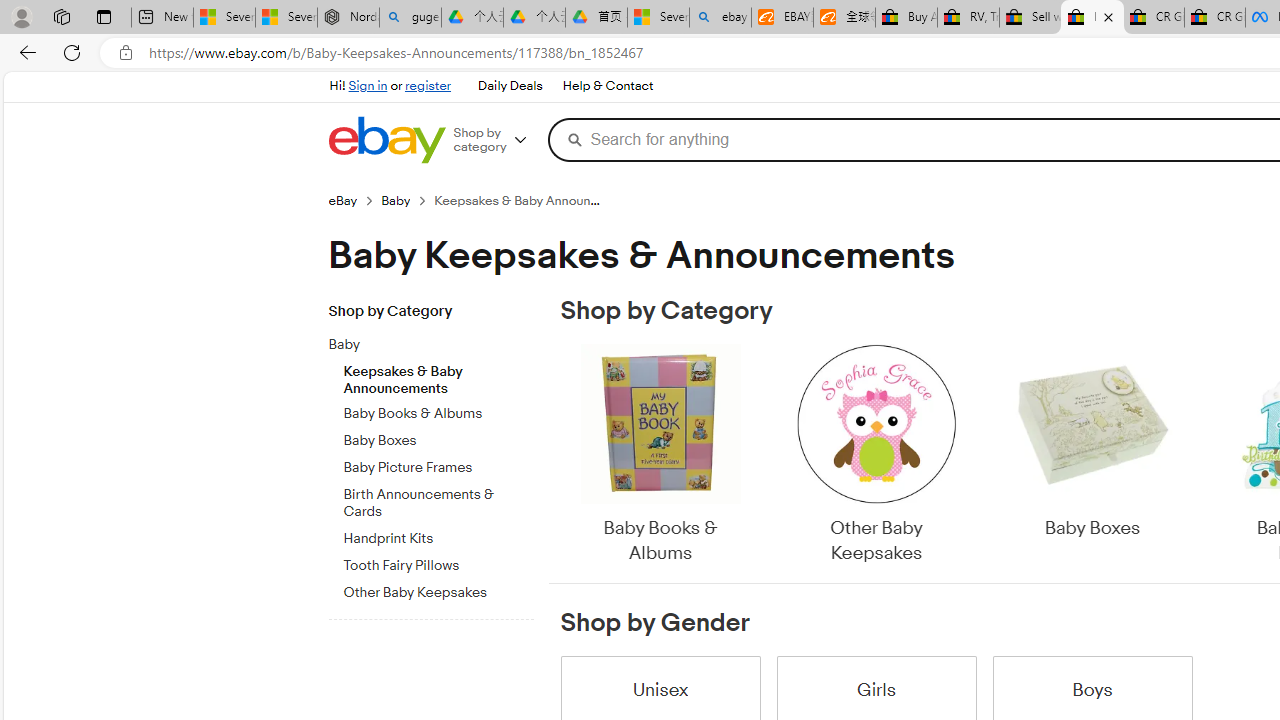 This screenshot has width=1280, height=720. I want to click on 'Buy Auto Parts & Accessories | eBay', so click(905, 17).